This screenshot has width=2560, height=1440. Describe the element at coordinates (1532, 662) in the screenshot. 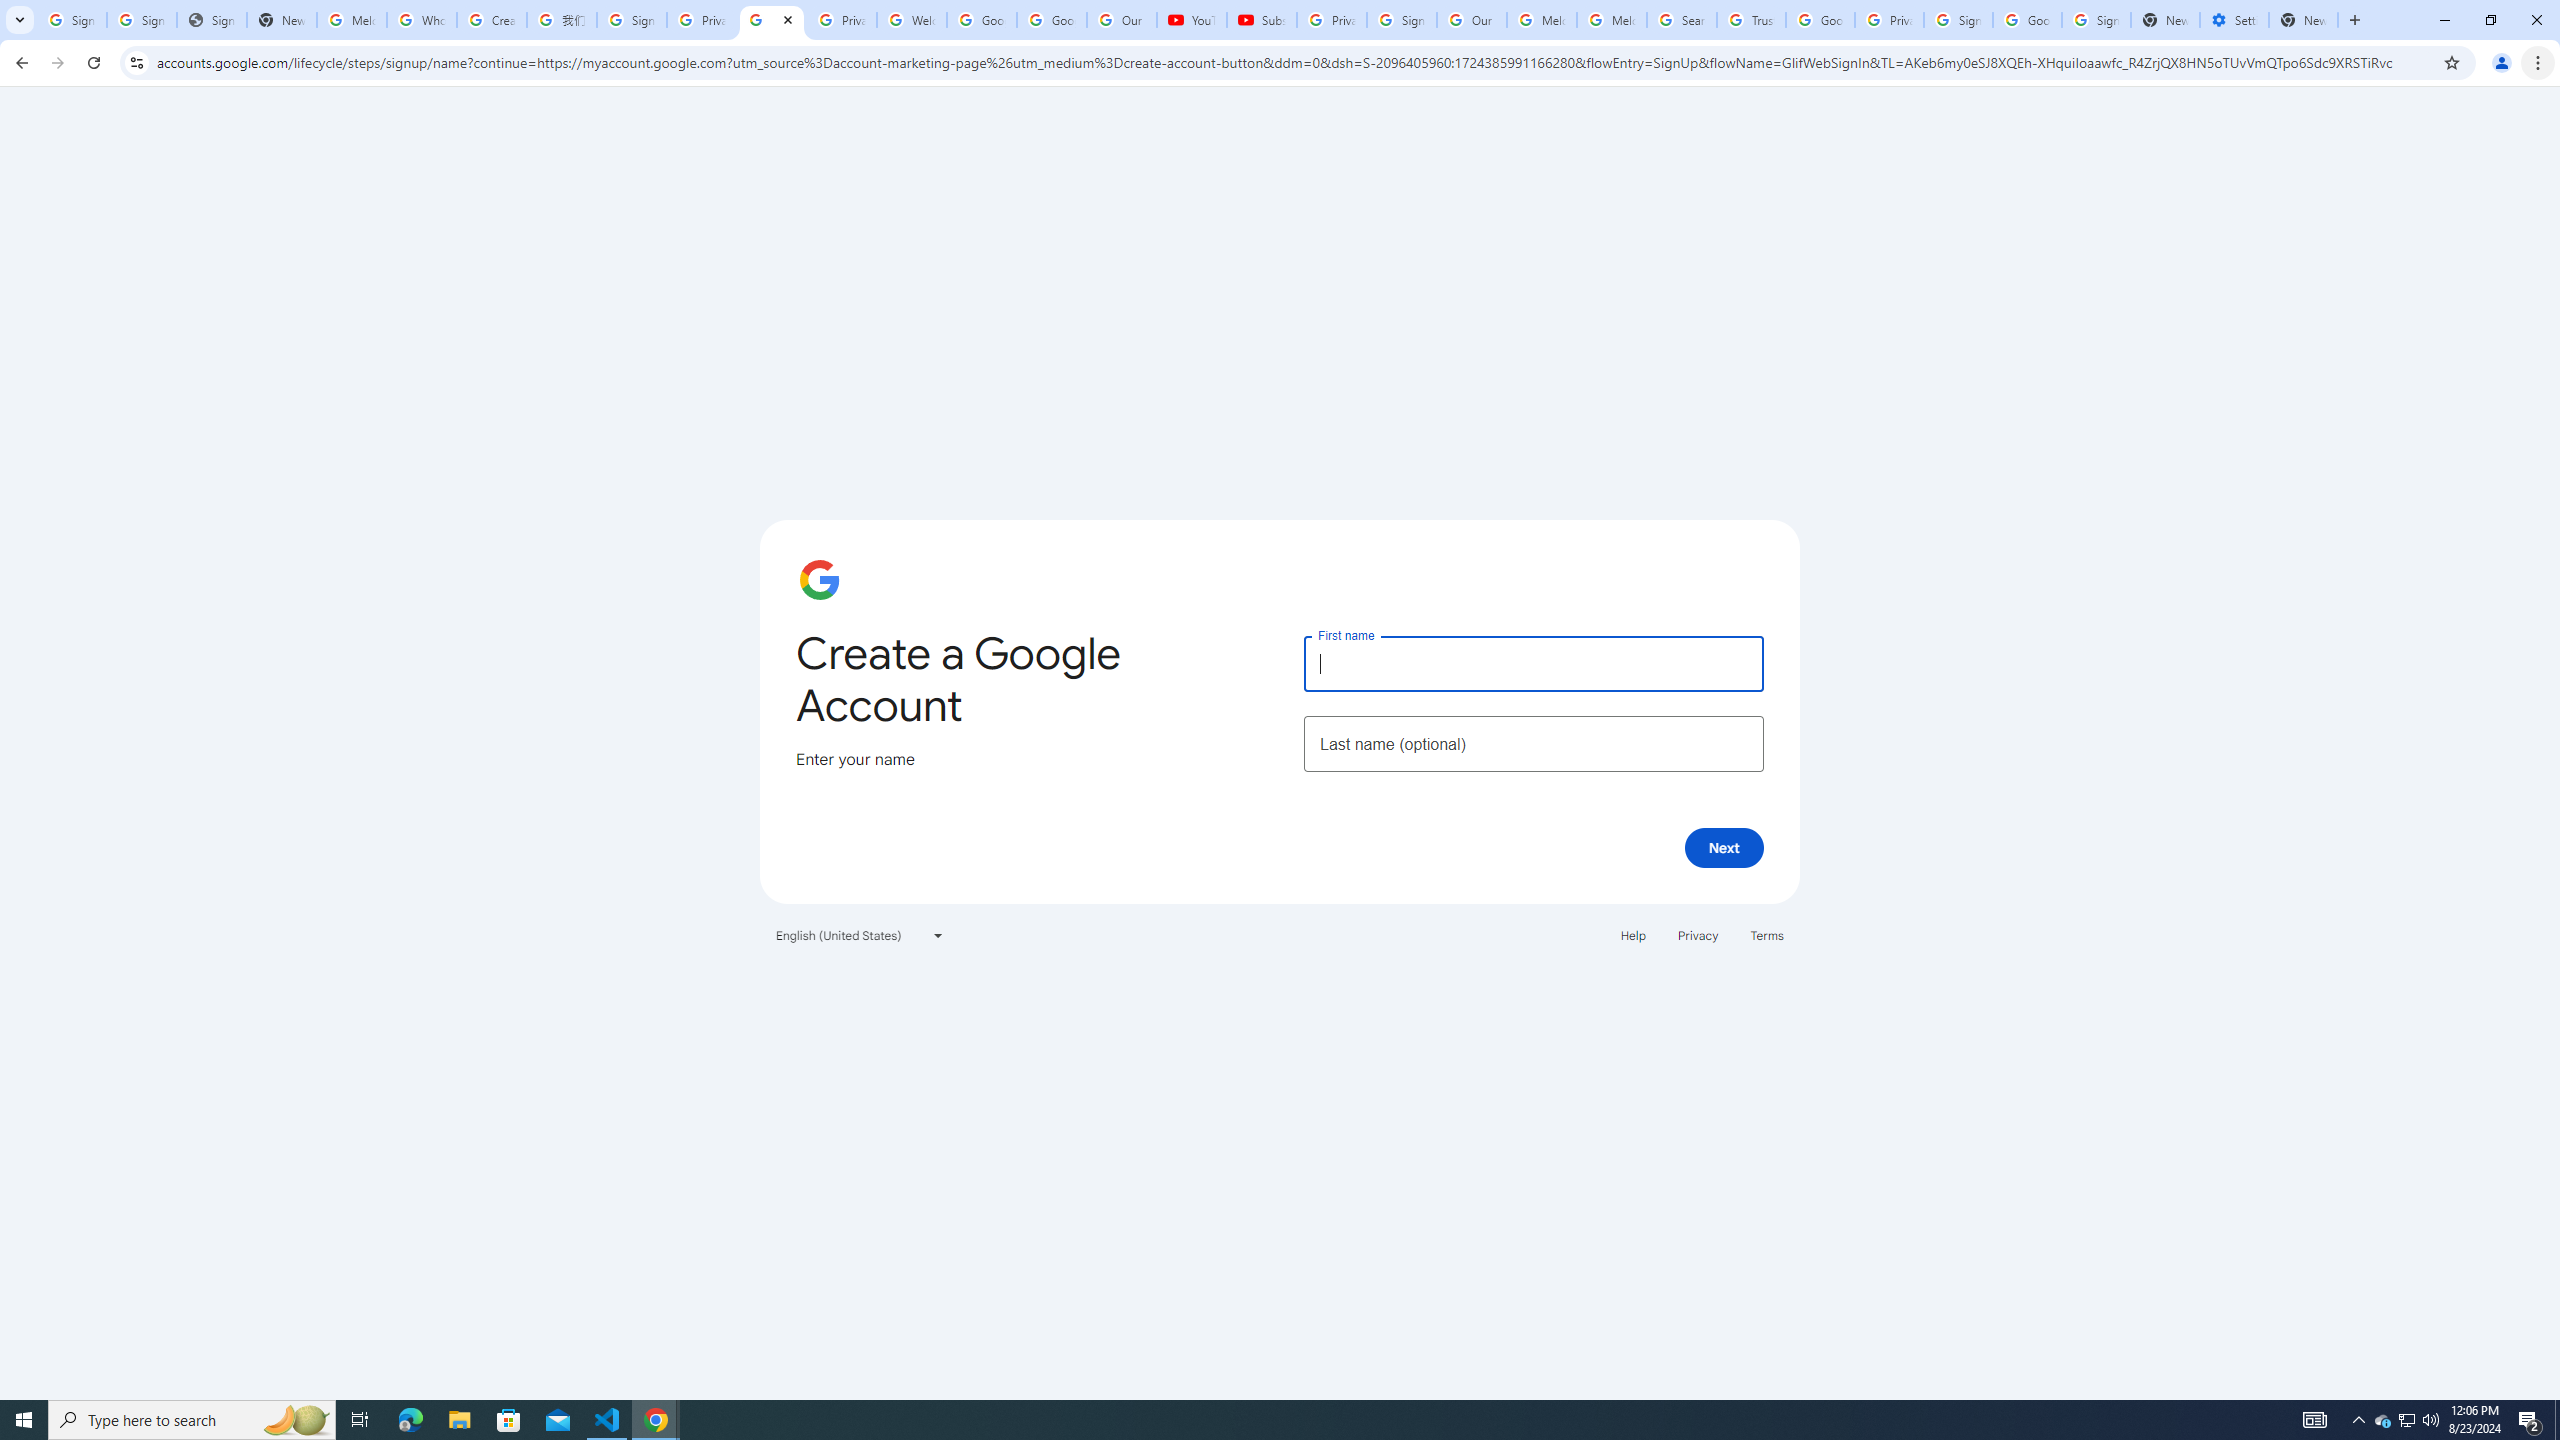

I see `'First name'` at that location.